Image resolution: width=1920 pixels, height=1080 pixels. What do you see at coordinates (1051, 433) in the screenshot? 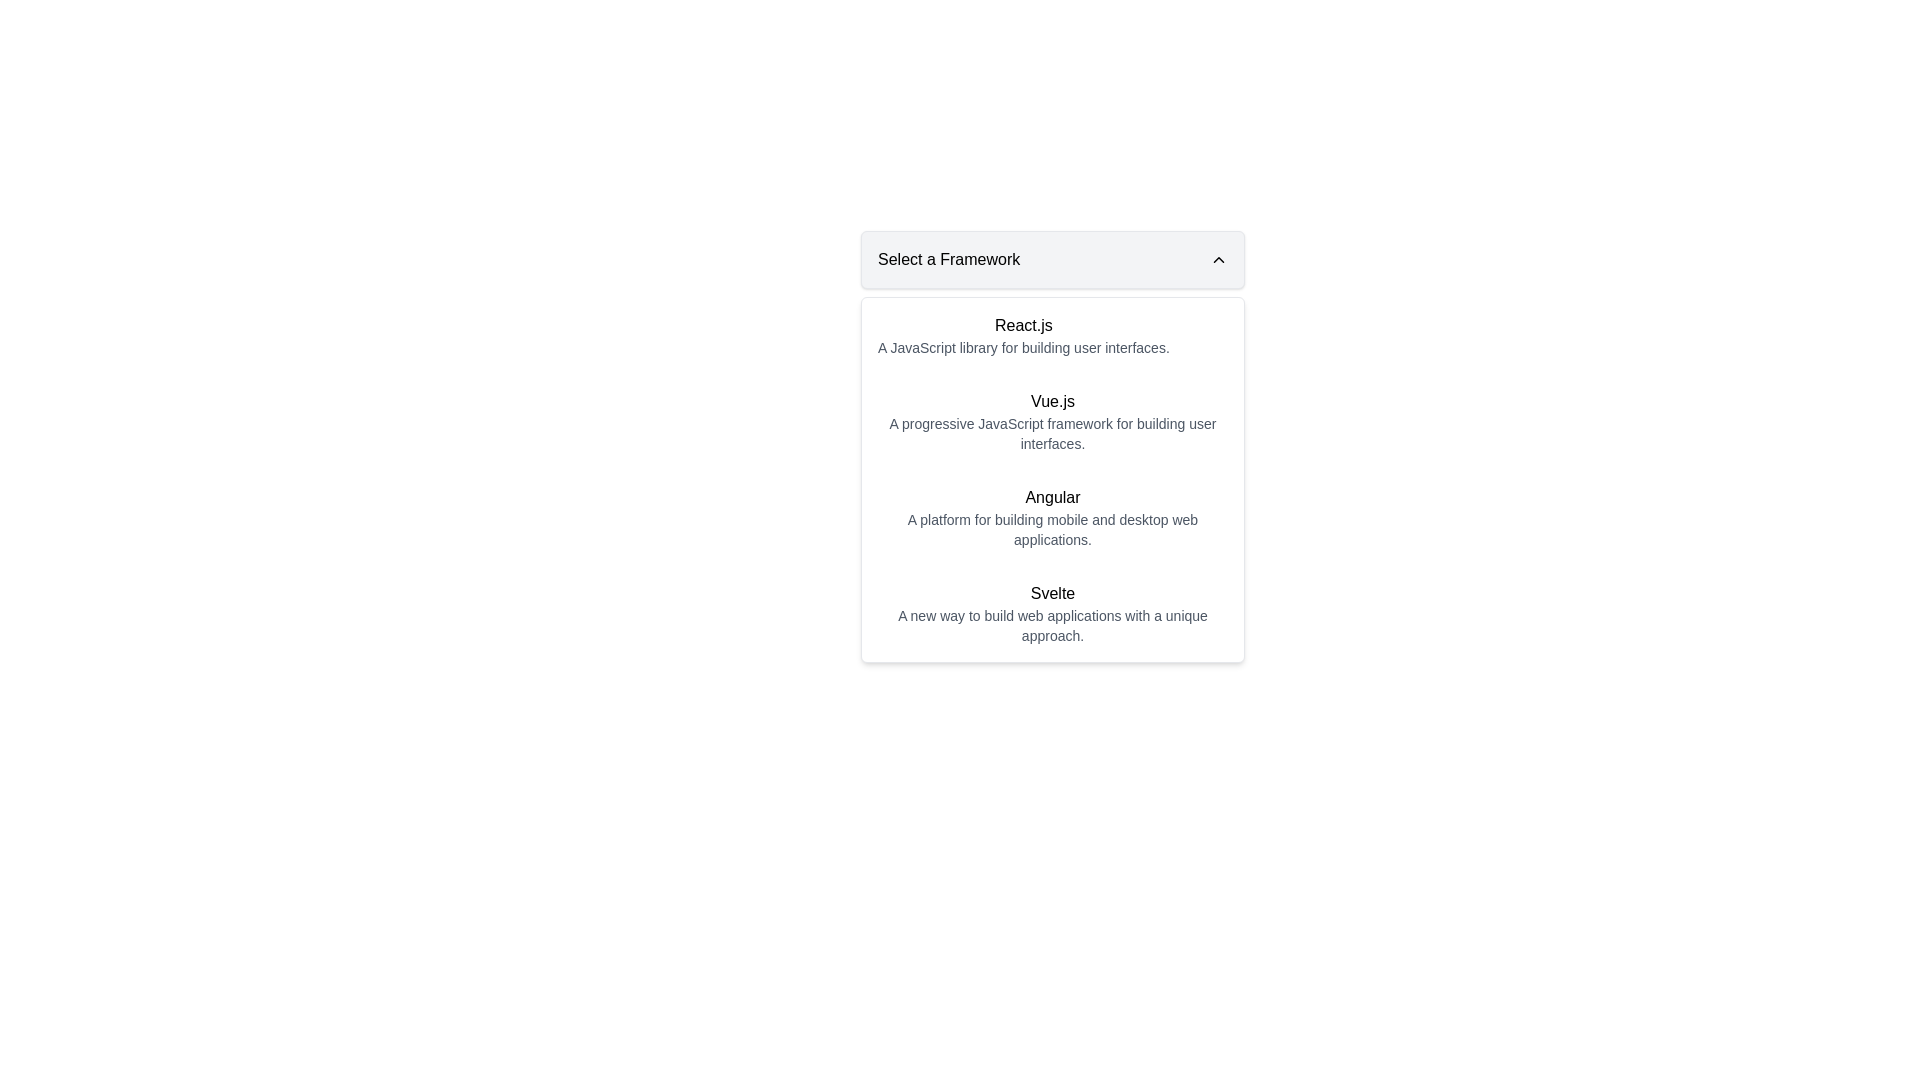
I see `the text element displaying 'A progressive JavaScript framework for building user interfaces.' which is positioned below 'Vue.js' in the dropdown menu titled 'Select a Framework'` at bounding box center [1051, 433].